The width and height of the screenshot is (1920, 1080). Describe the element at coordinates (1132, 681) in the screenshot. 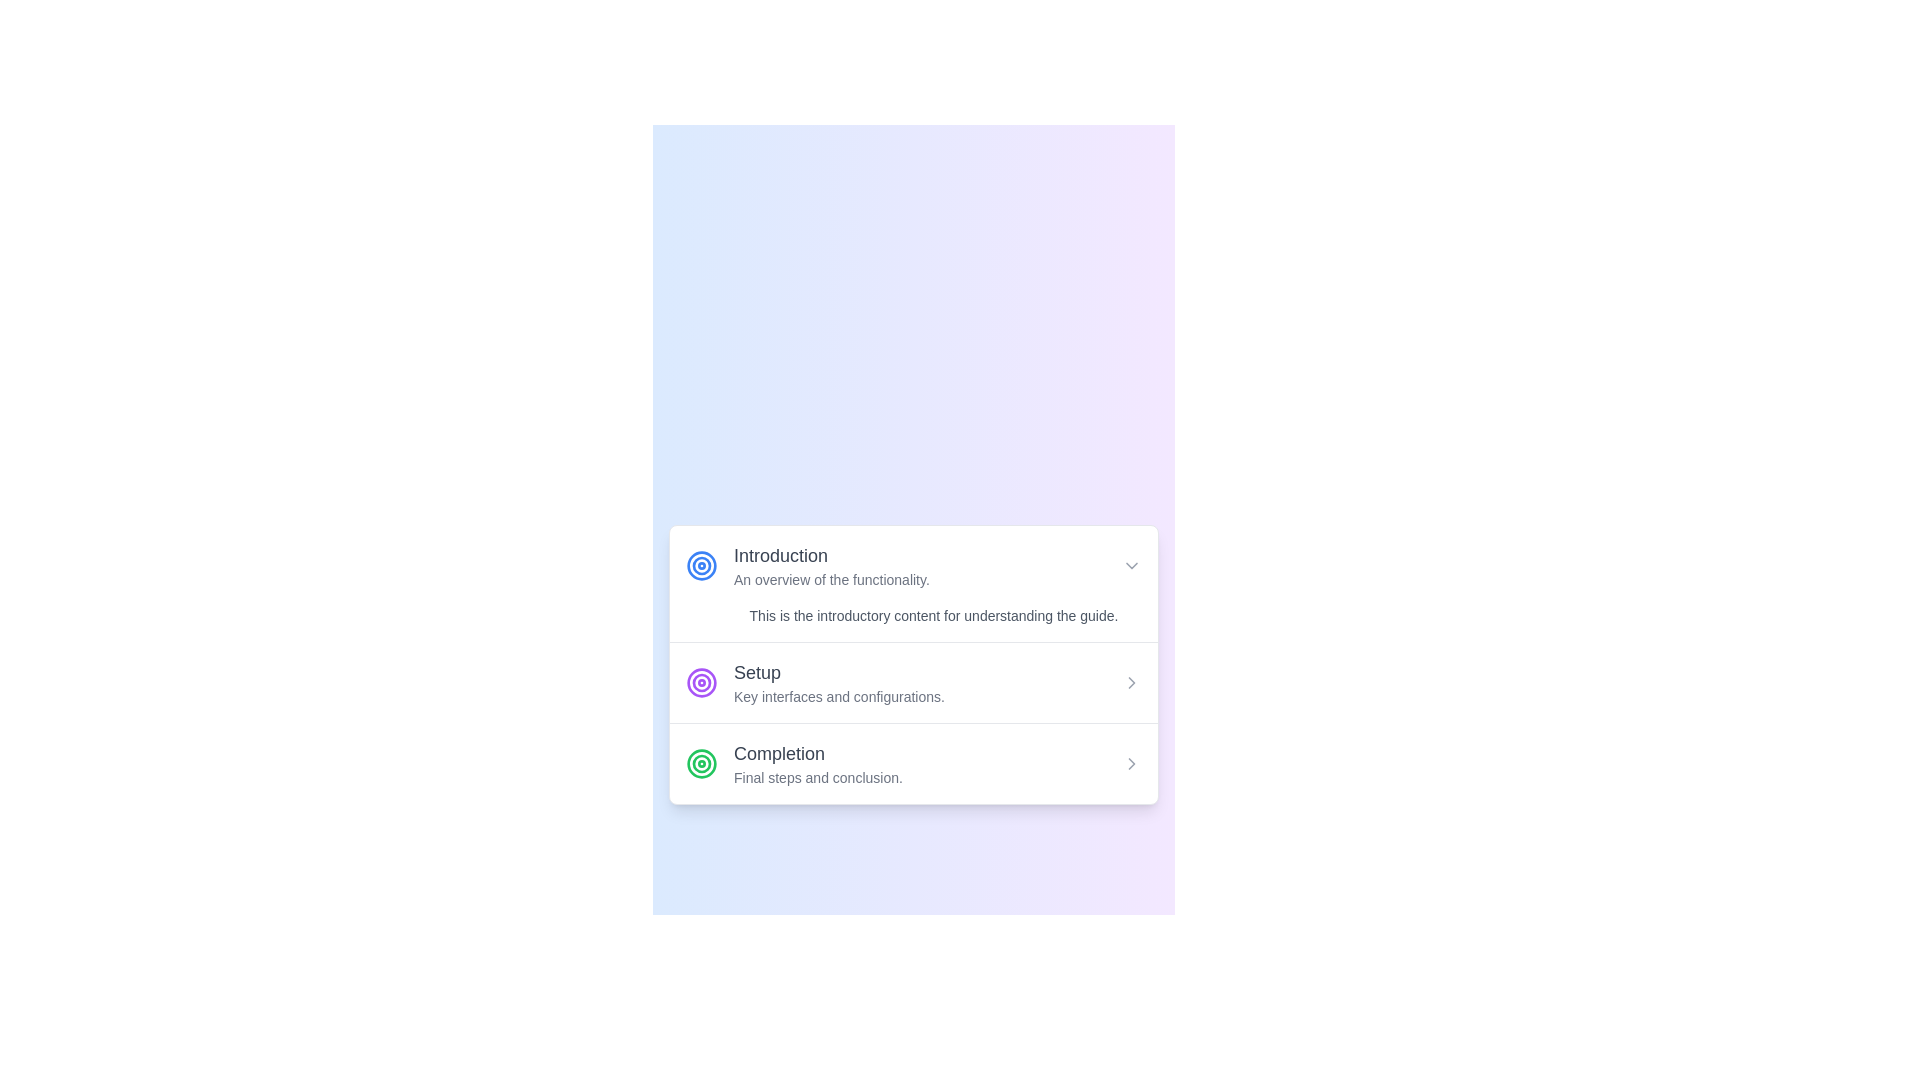

I see `the navigation indicator icon located in the 'Setup' row, which suggests there are more details or a submenu available` at that location.